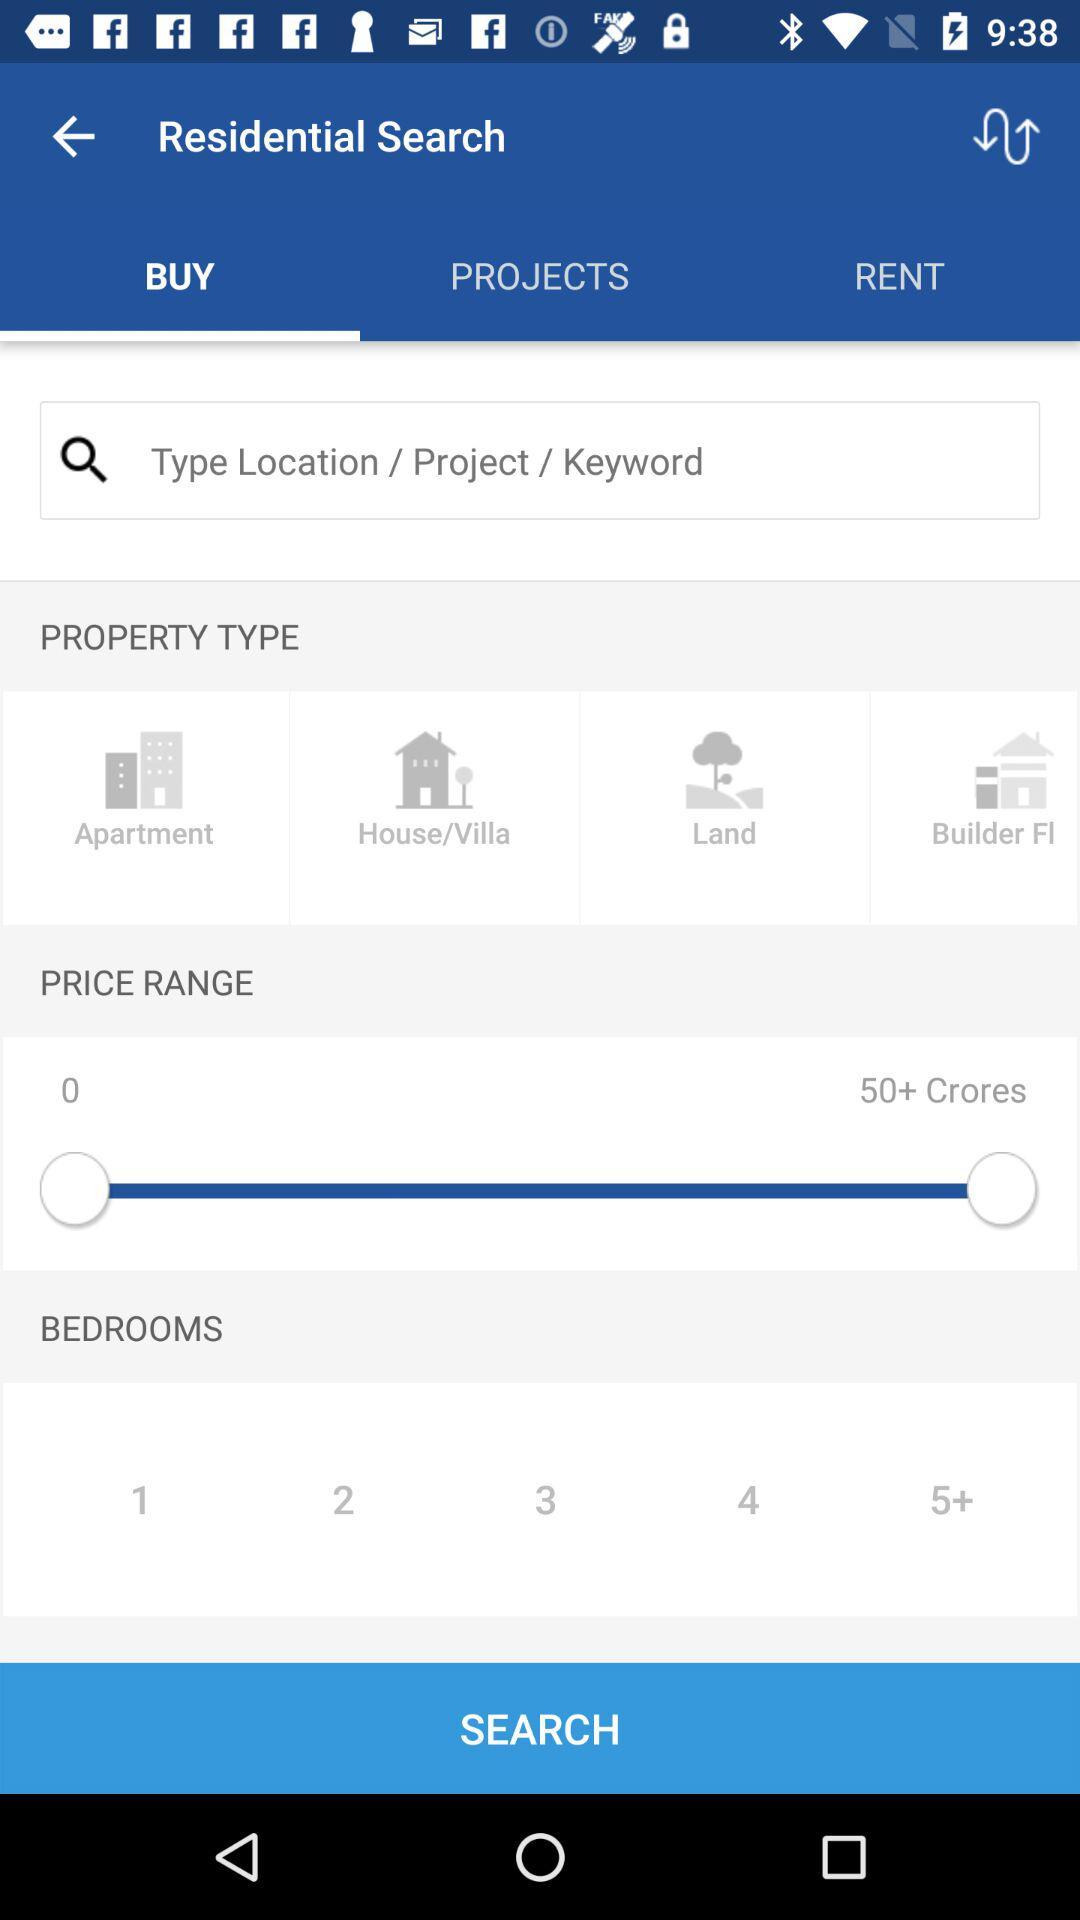  What do you see at coordinates (578, 459) in the screenshot?
I see `location or project name` at bounding box center [578, 459].